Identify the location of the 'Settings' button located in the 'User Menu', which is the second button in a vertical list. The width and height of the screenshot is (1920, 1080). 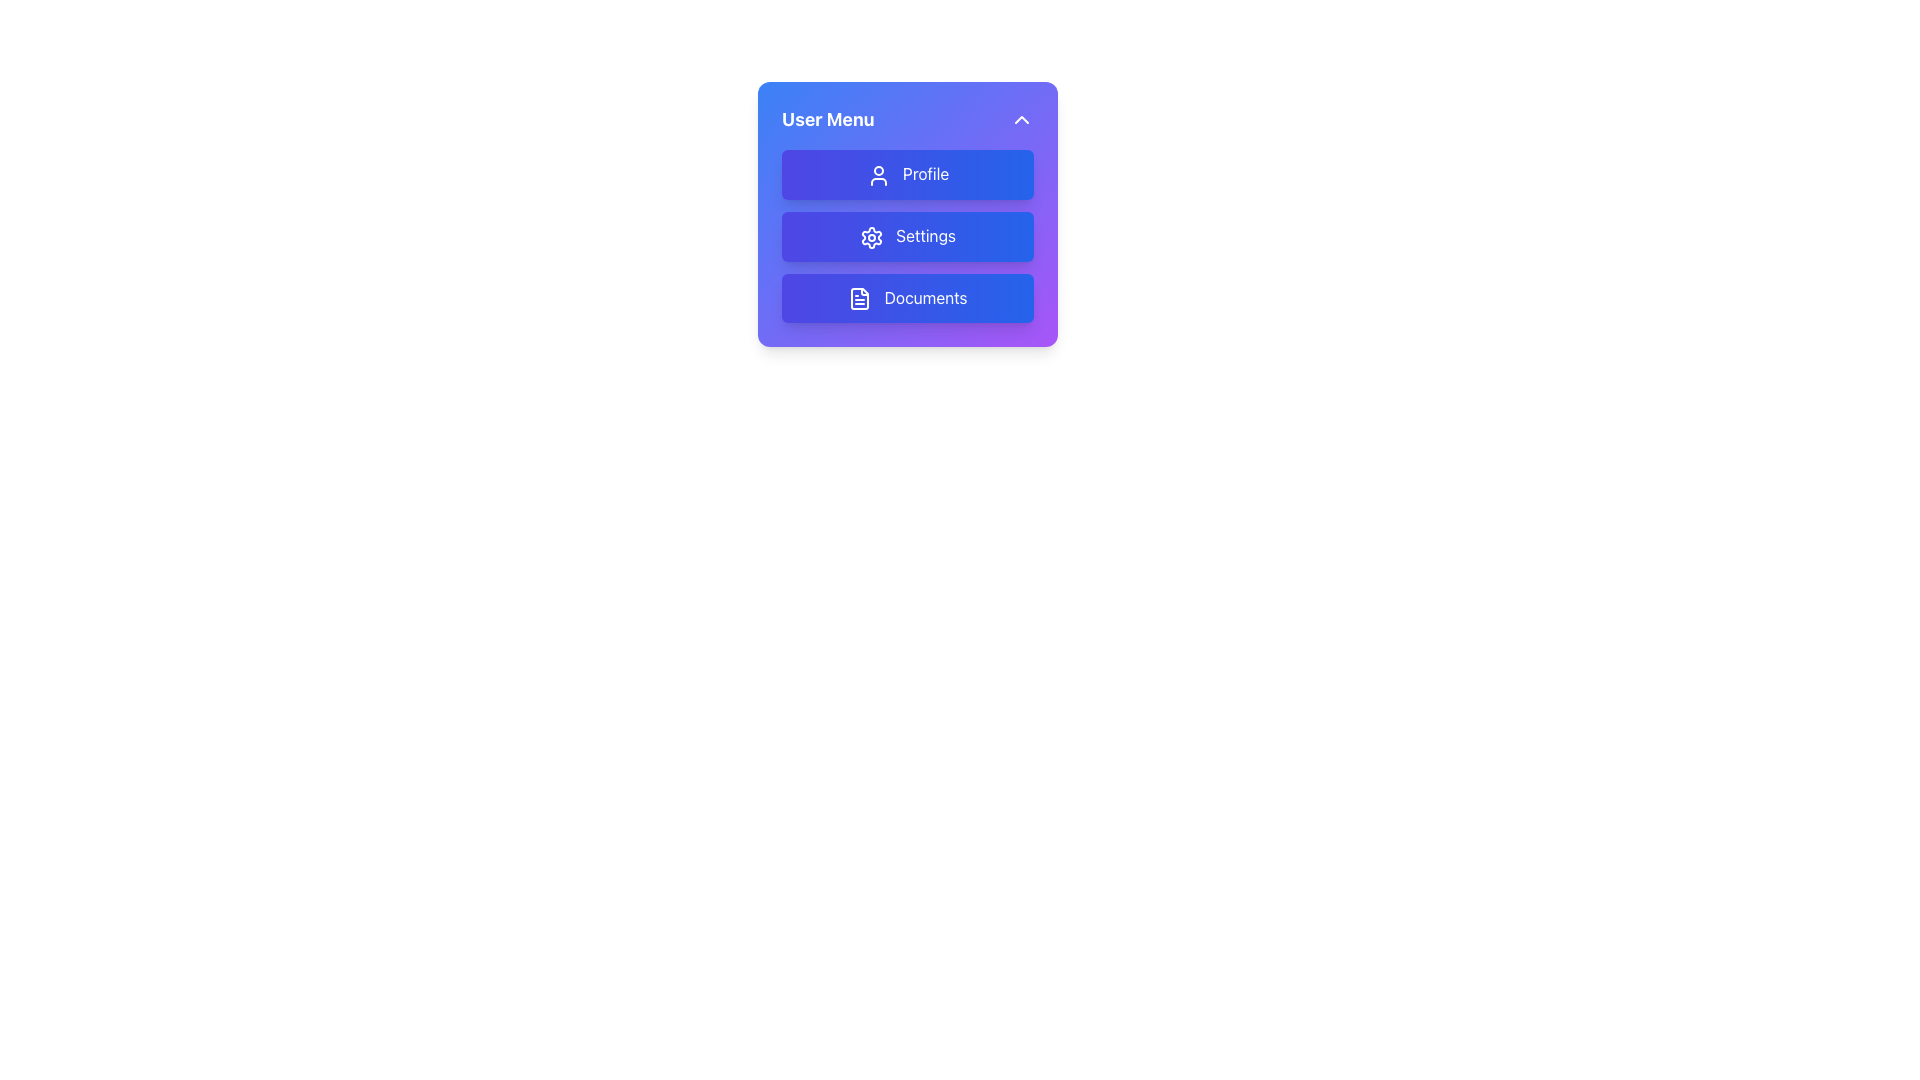
(906, 234).